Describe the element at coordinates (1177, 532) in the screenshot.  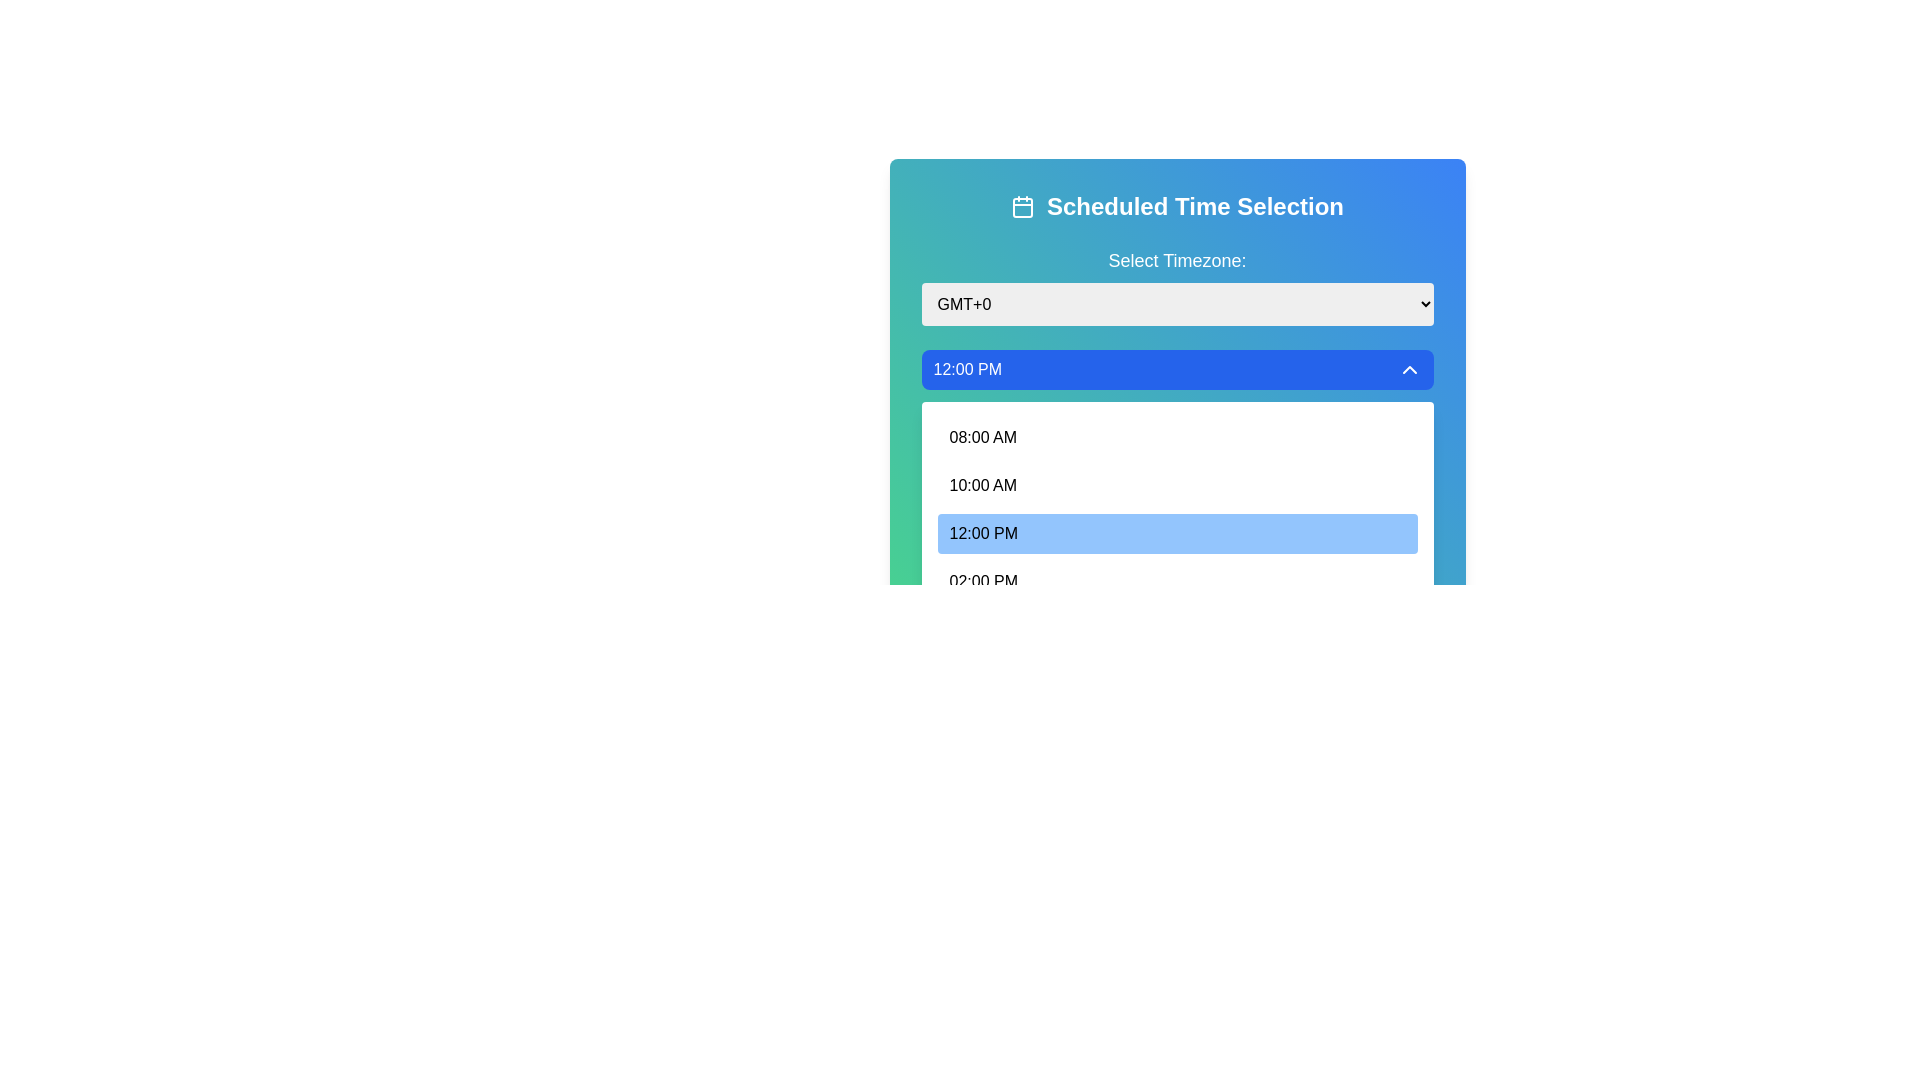
I see `the selectable list item displaying '12:00 PM'` at that location.